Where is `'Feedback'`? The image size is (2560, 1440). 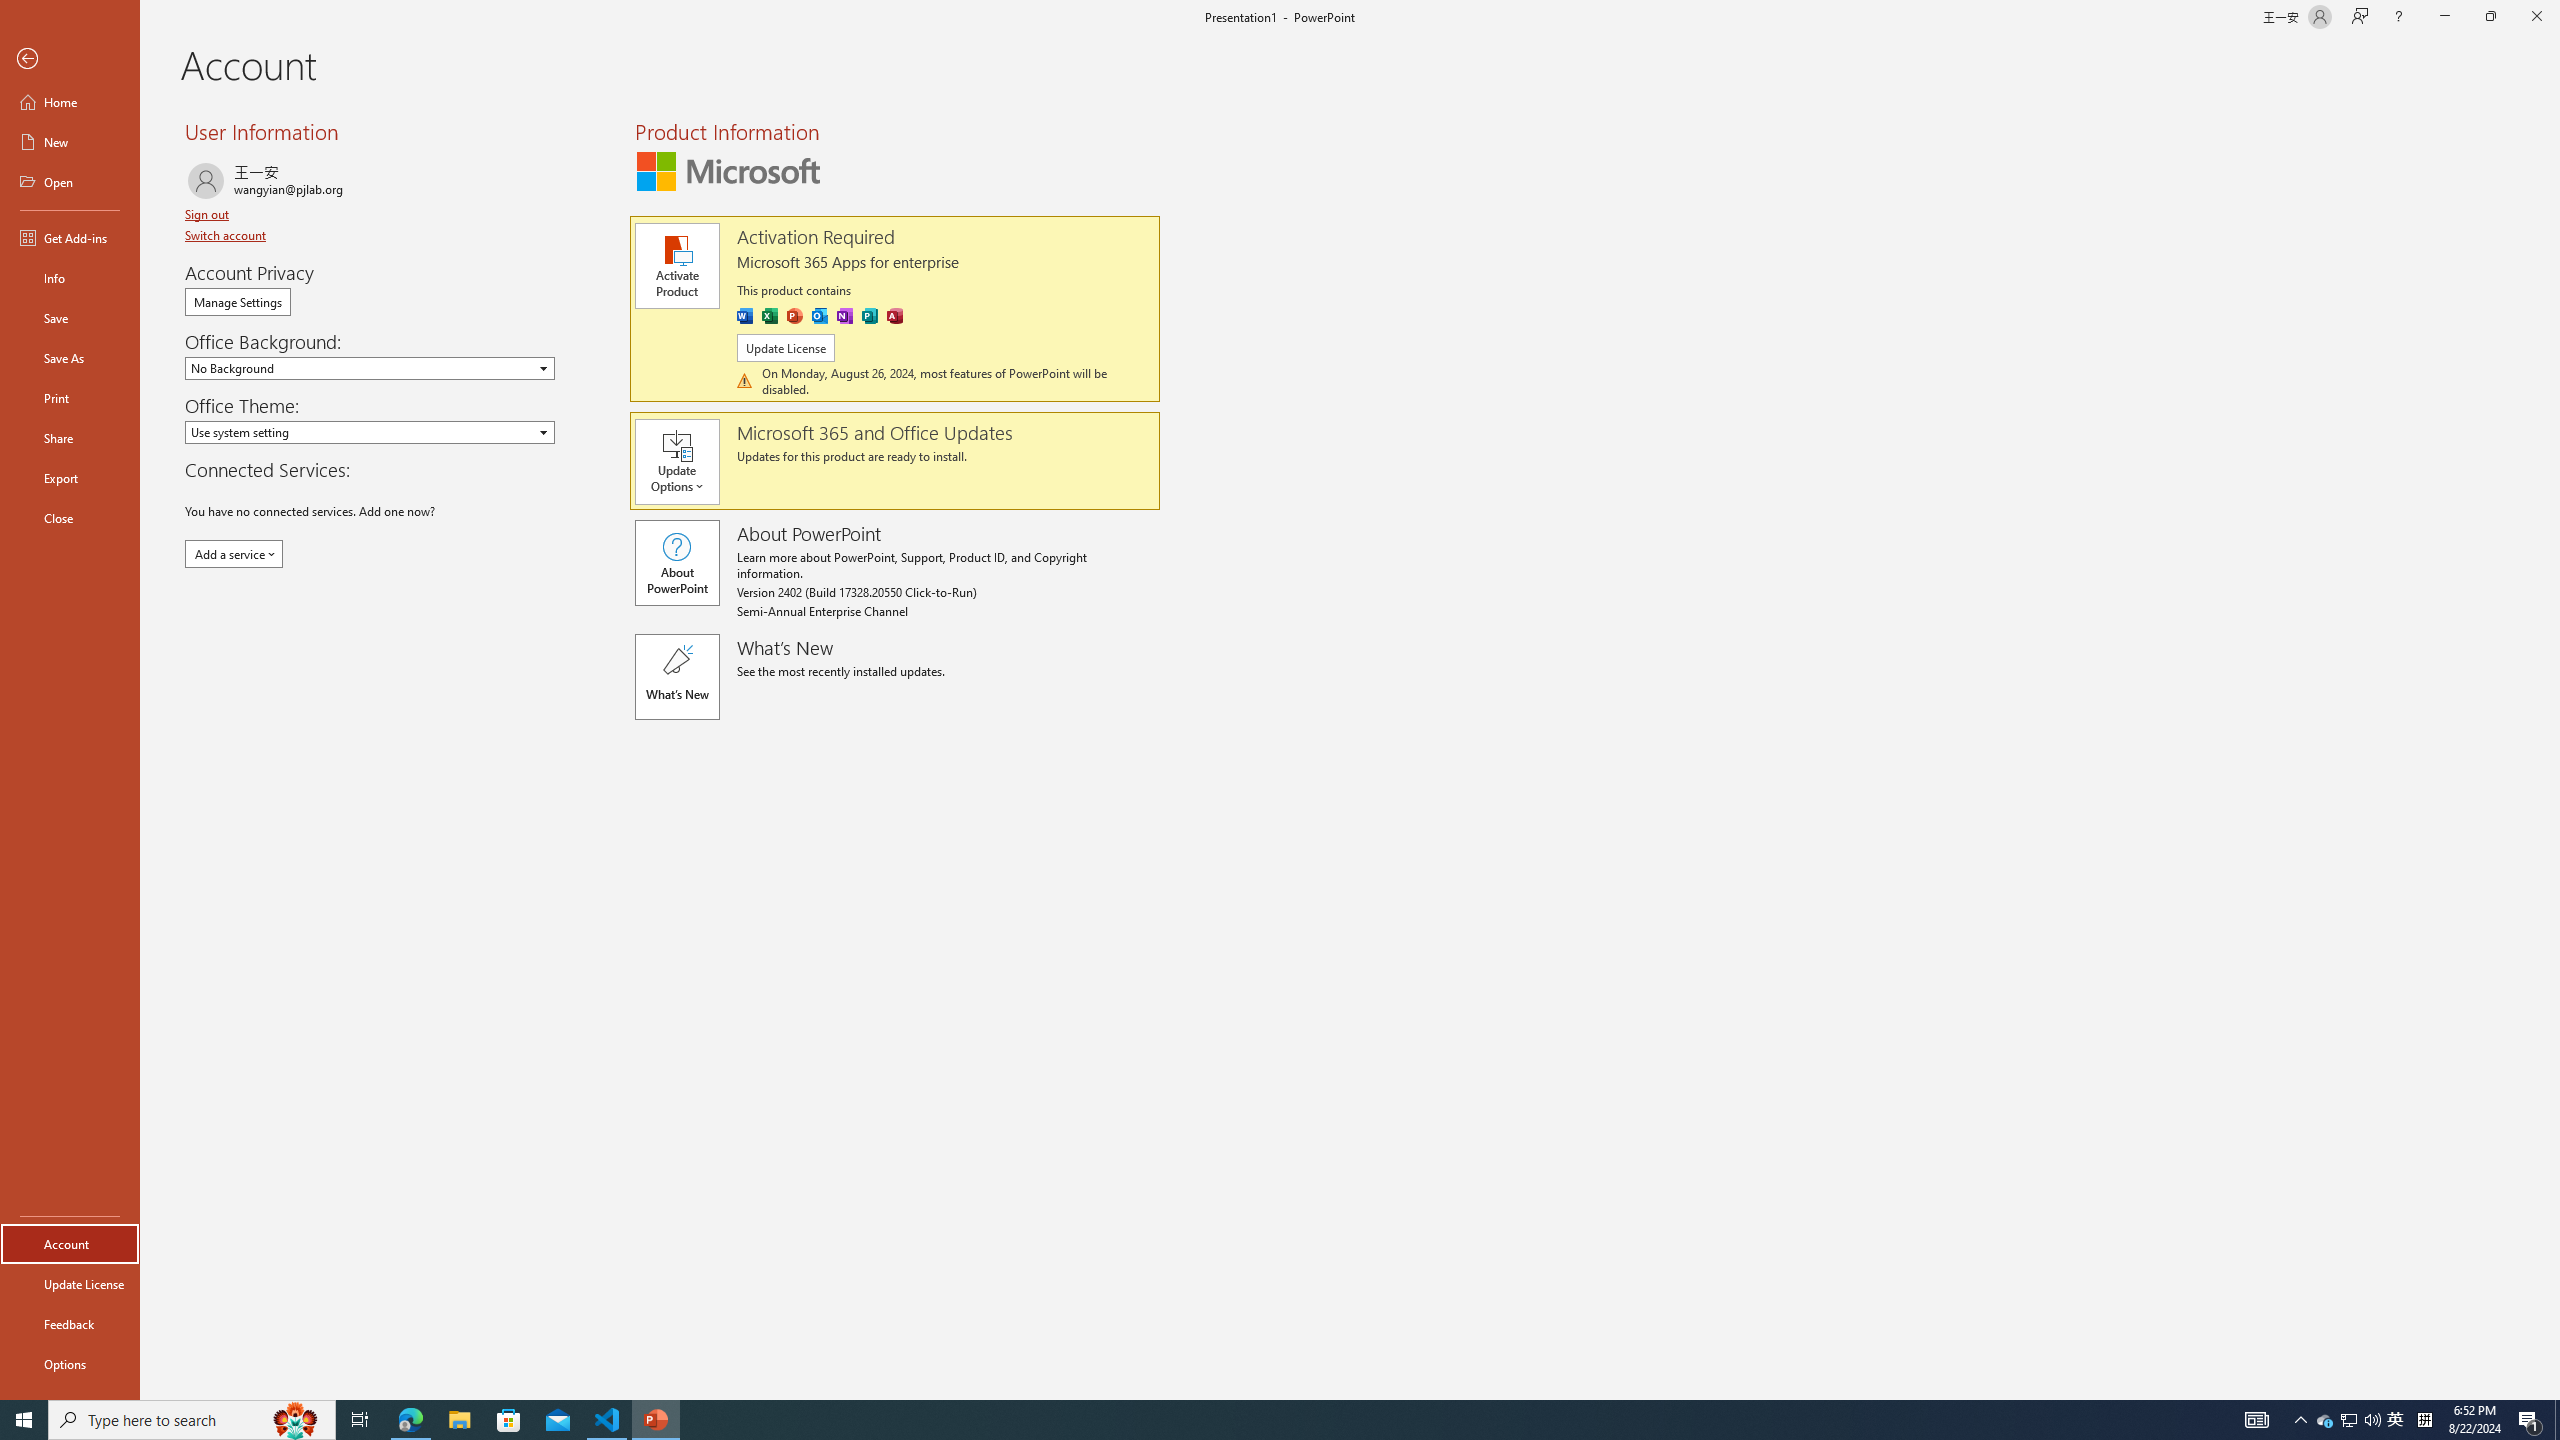
'Feedback' is located at coordinates (69, 1324).